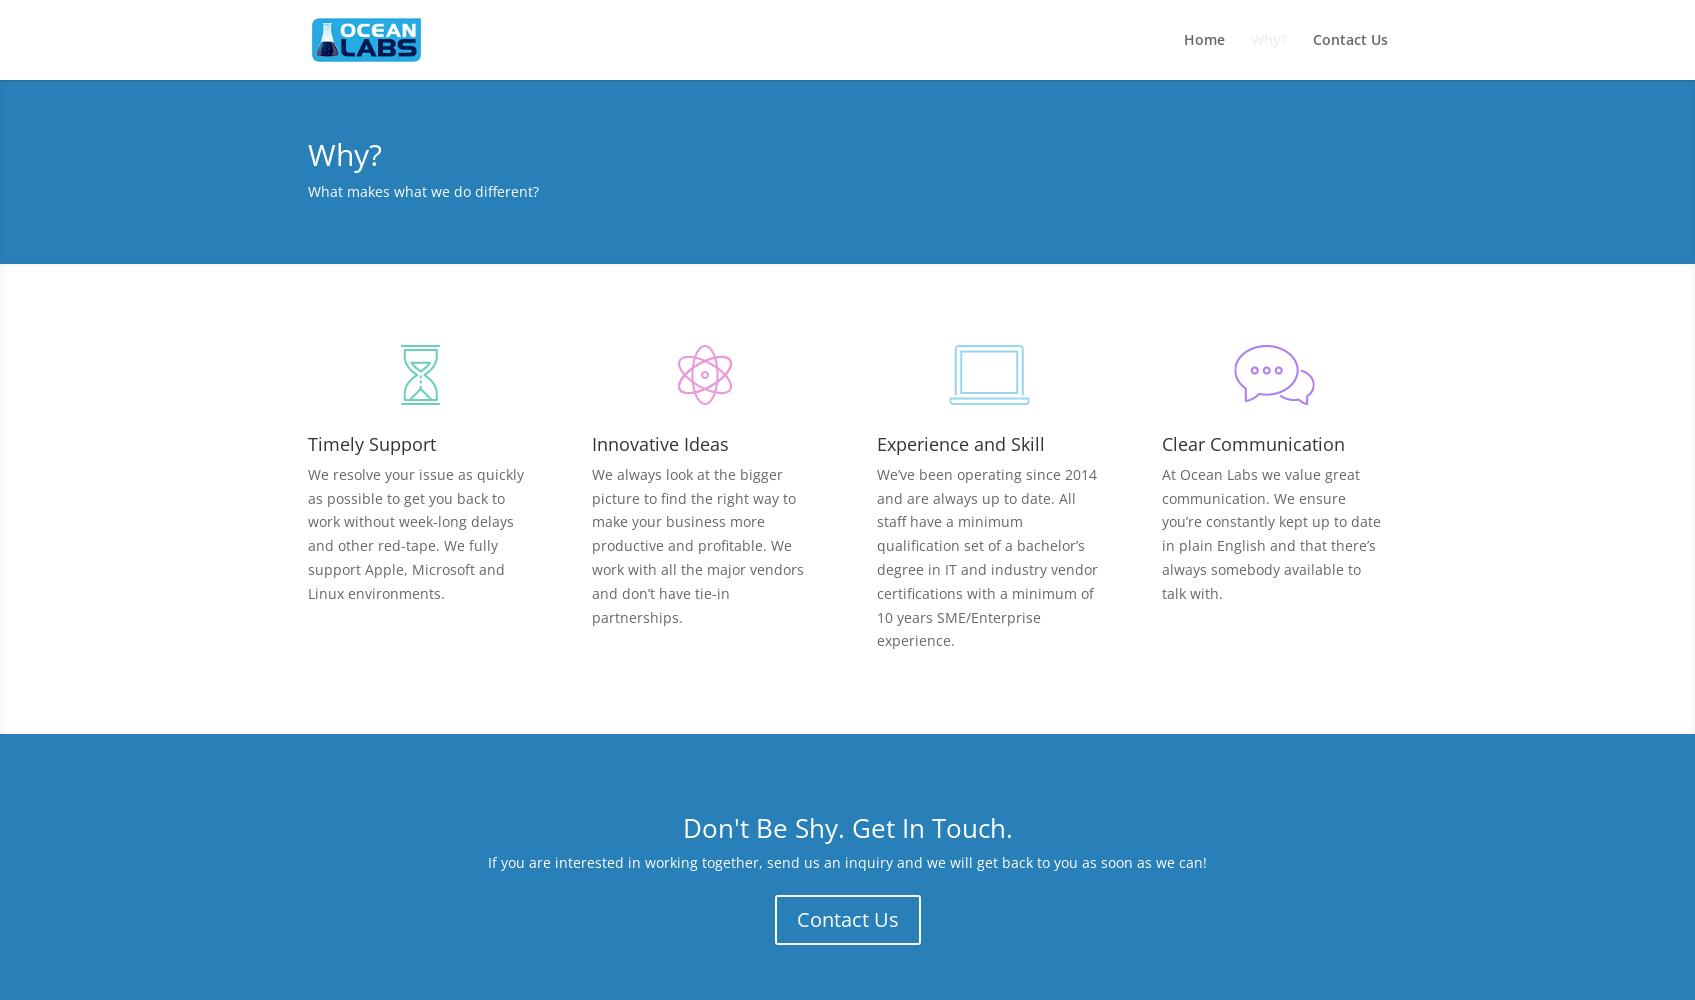  I want to click on 'Innovative Ideas', so click(591, 442).